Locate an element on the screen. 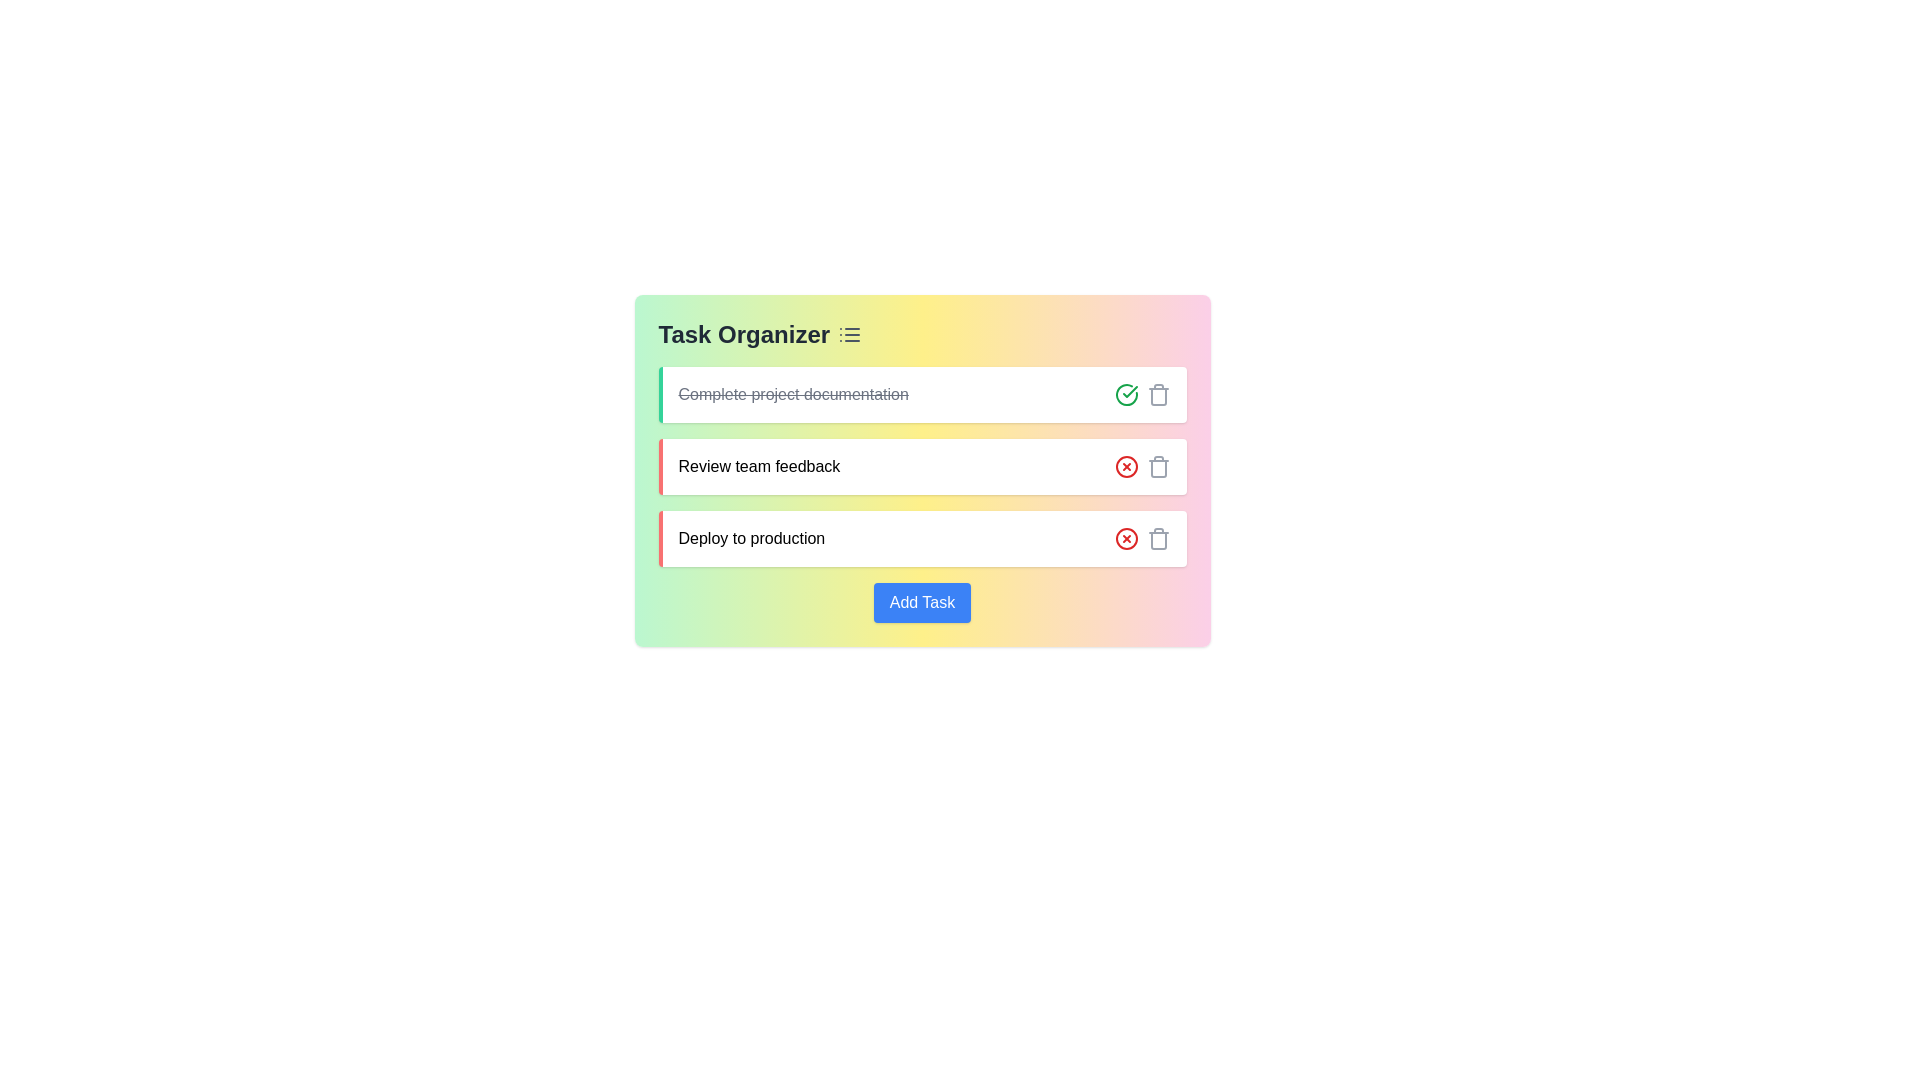  the delete button, which is the second icon in a horizontal layout, positioned next to a red circled X icon is located at coordinates (1158, 394).